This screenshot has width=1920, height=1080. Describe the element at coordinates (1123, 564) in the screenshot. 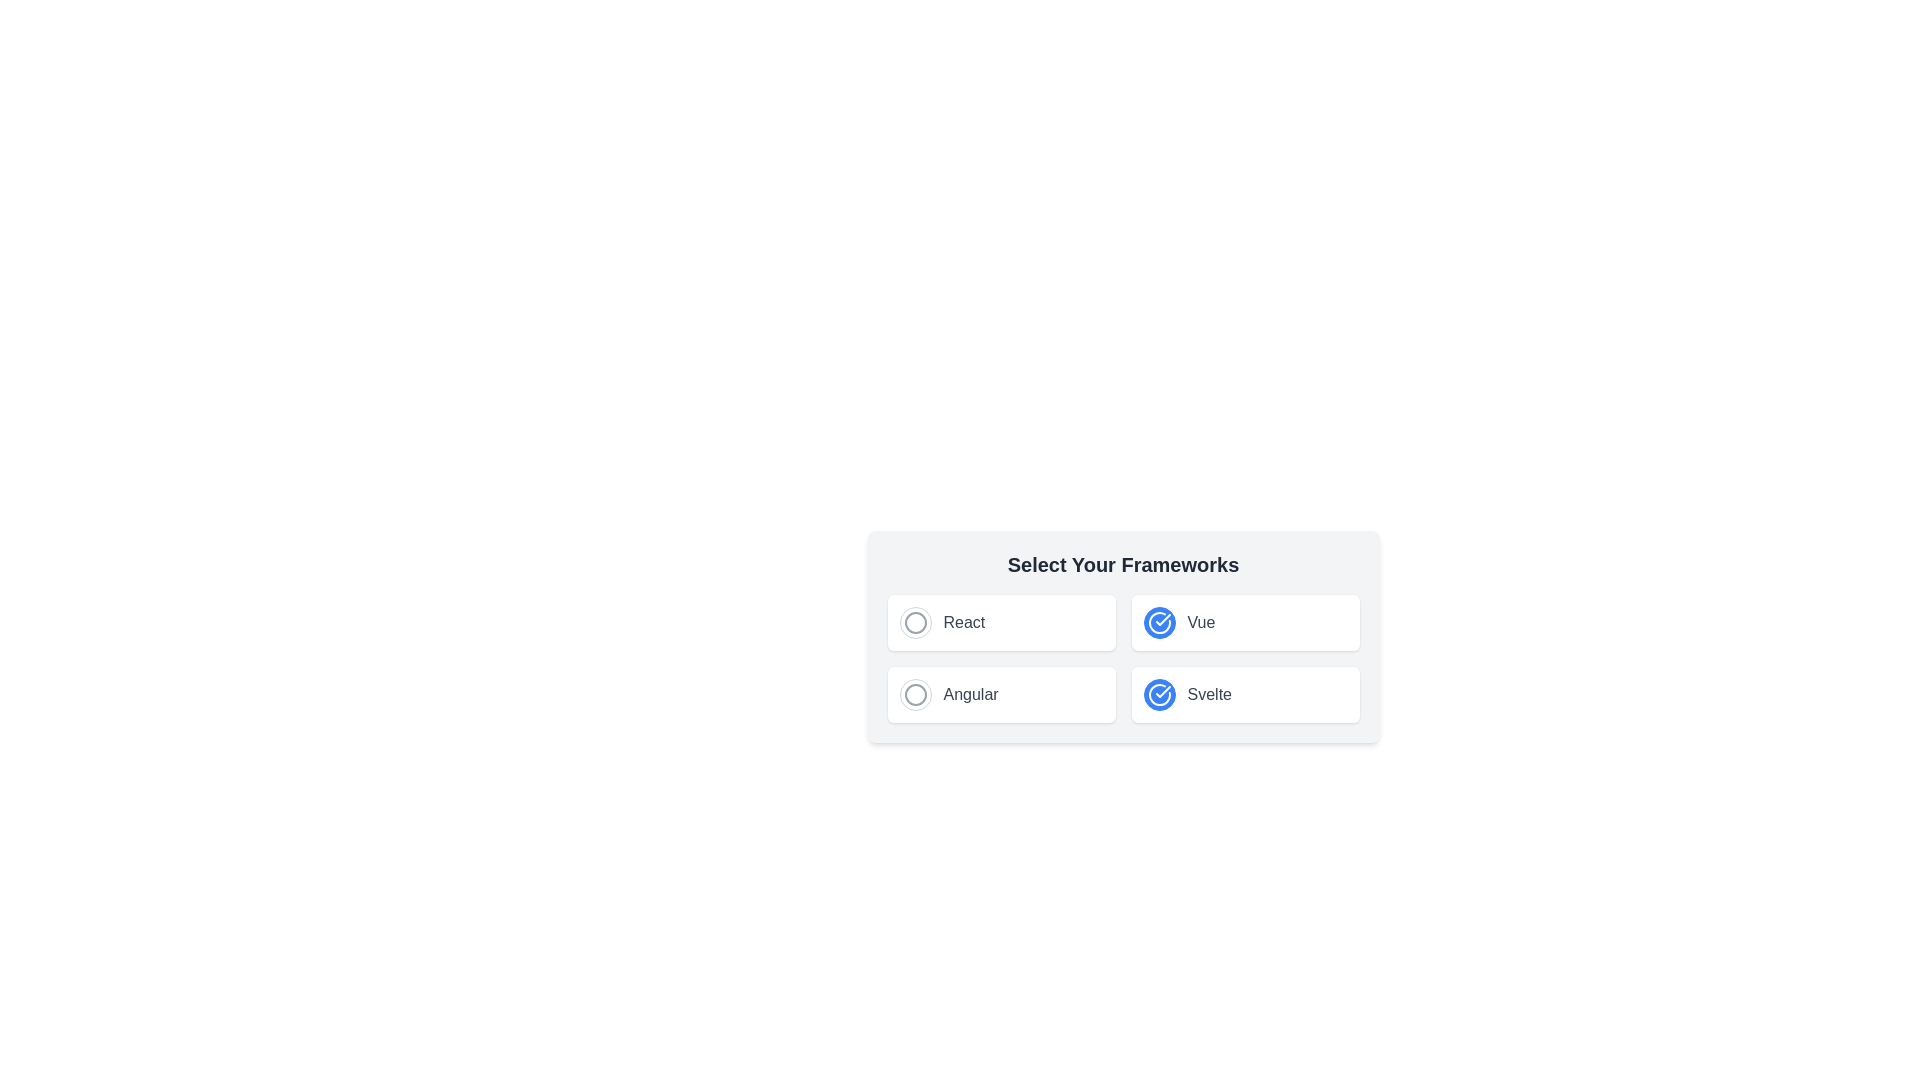

I see `the Text label that serves as a heading for the section, located above the grid layout of selectable options` at that location.